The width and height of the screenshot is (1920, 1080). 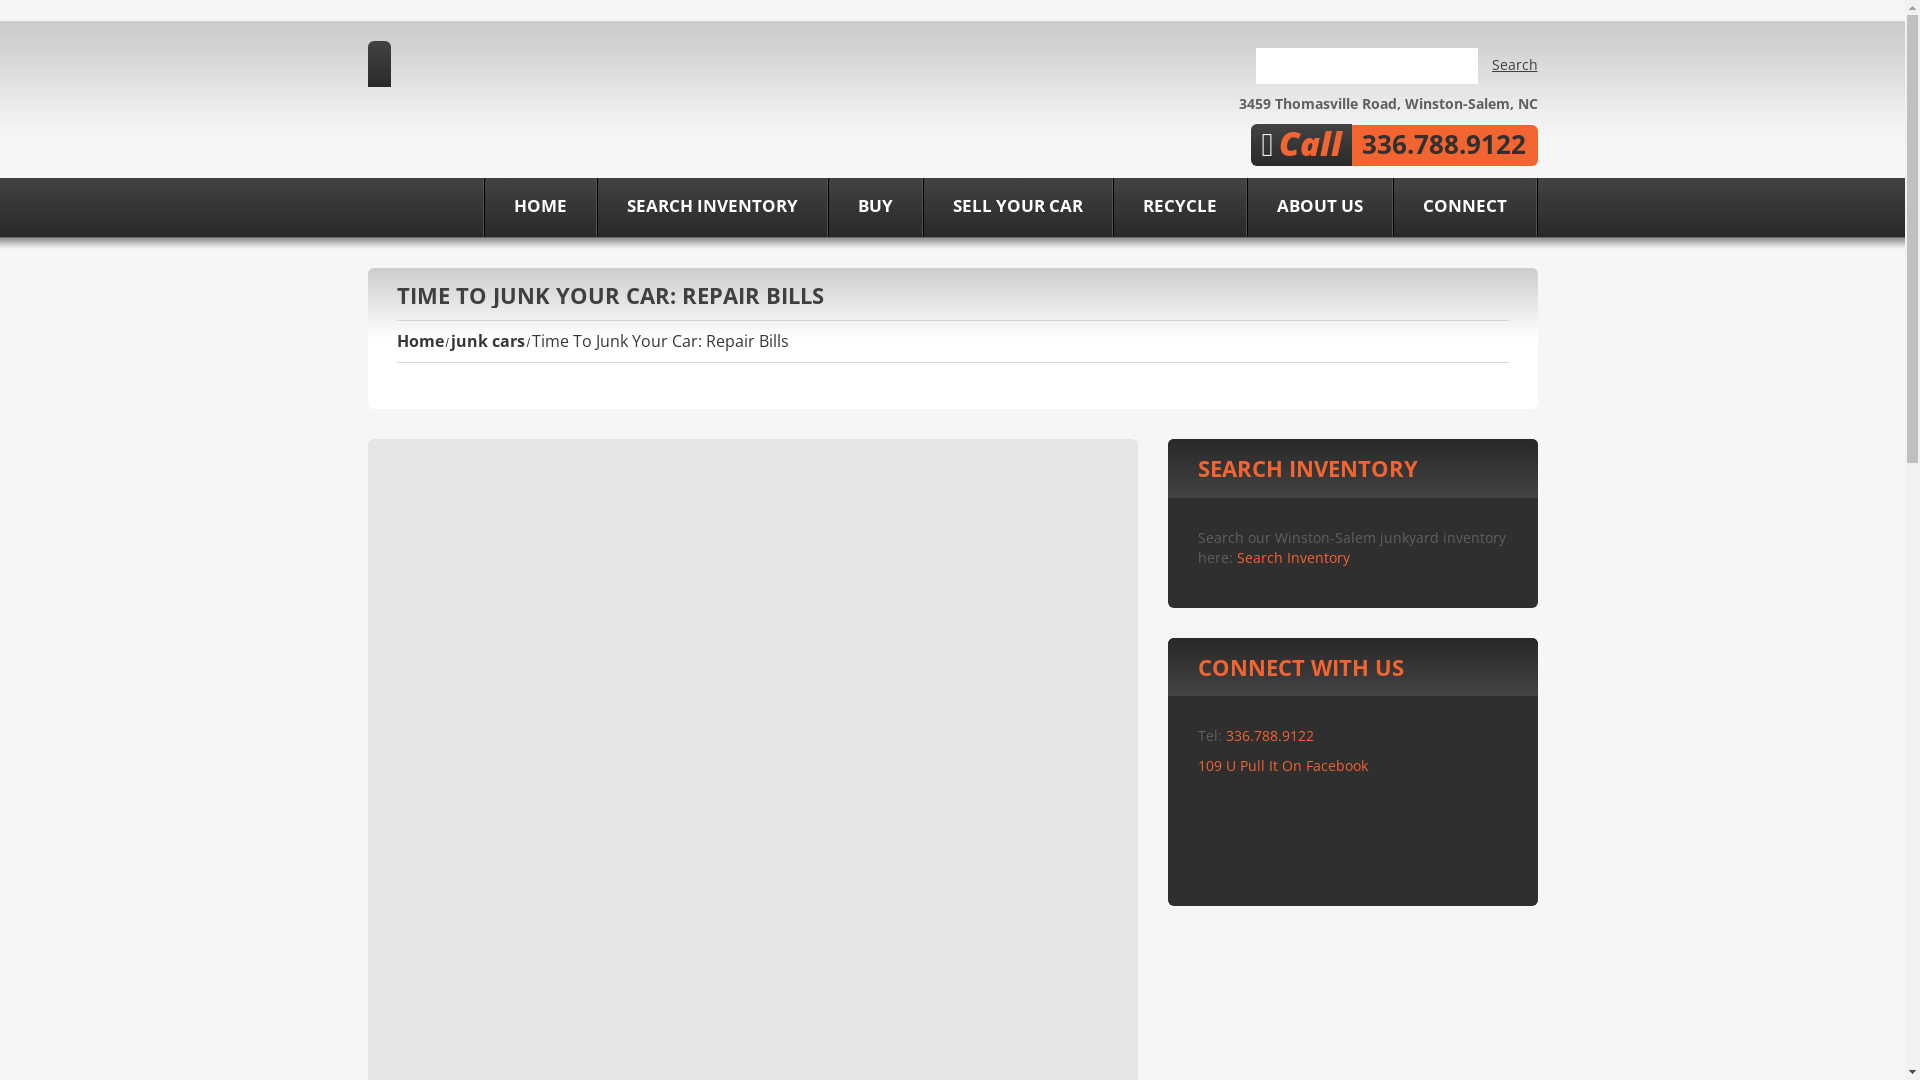 I want to click on 'Watch us on Youtube', so click(x=1213, y=142).